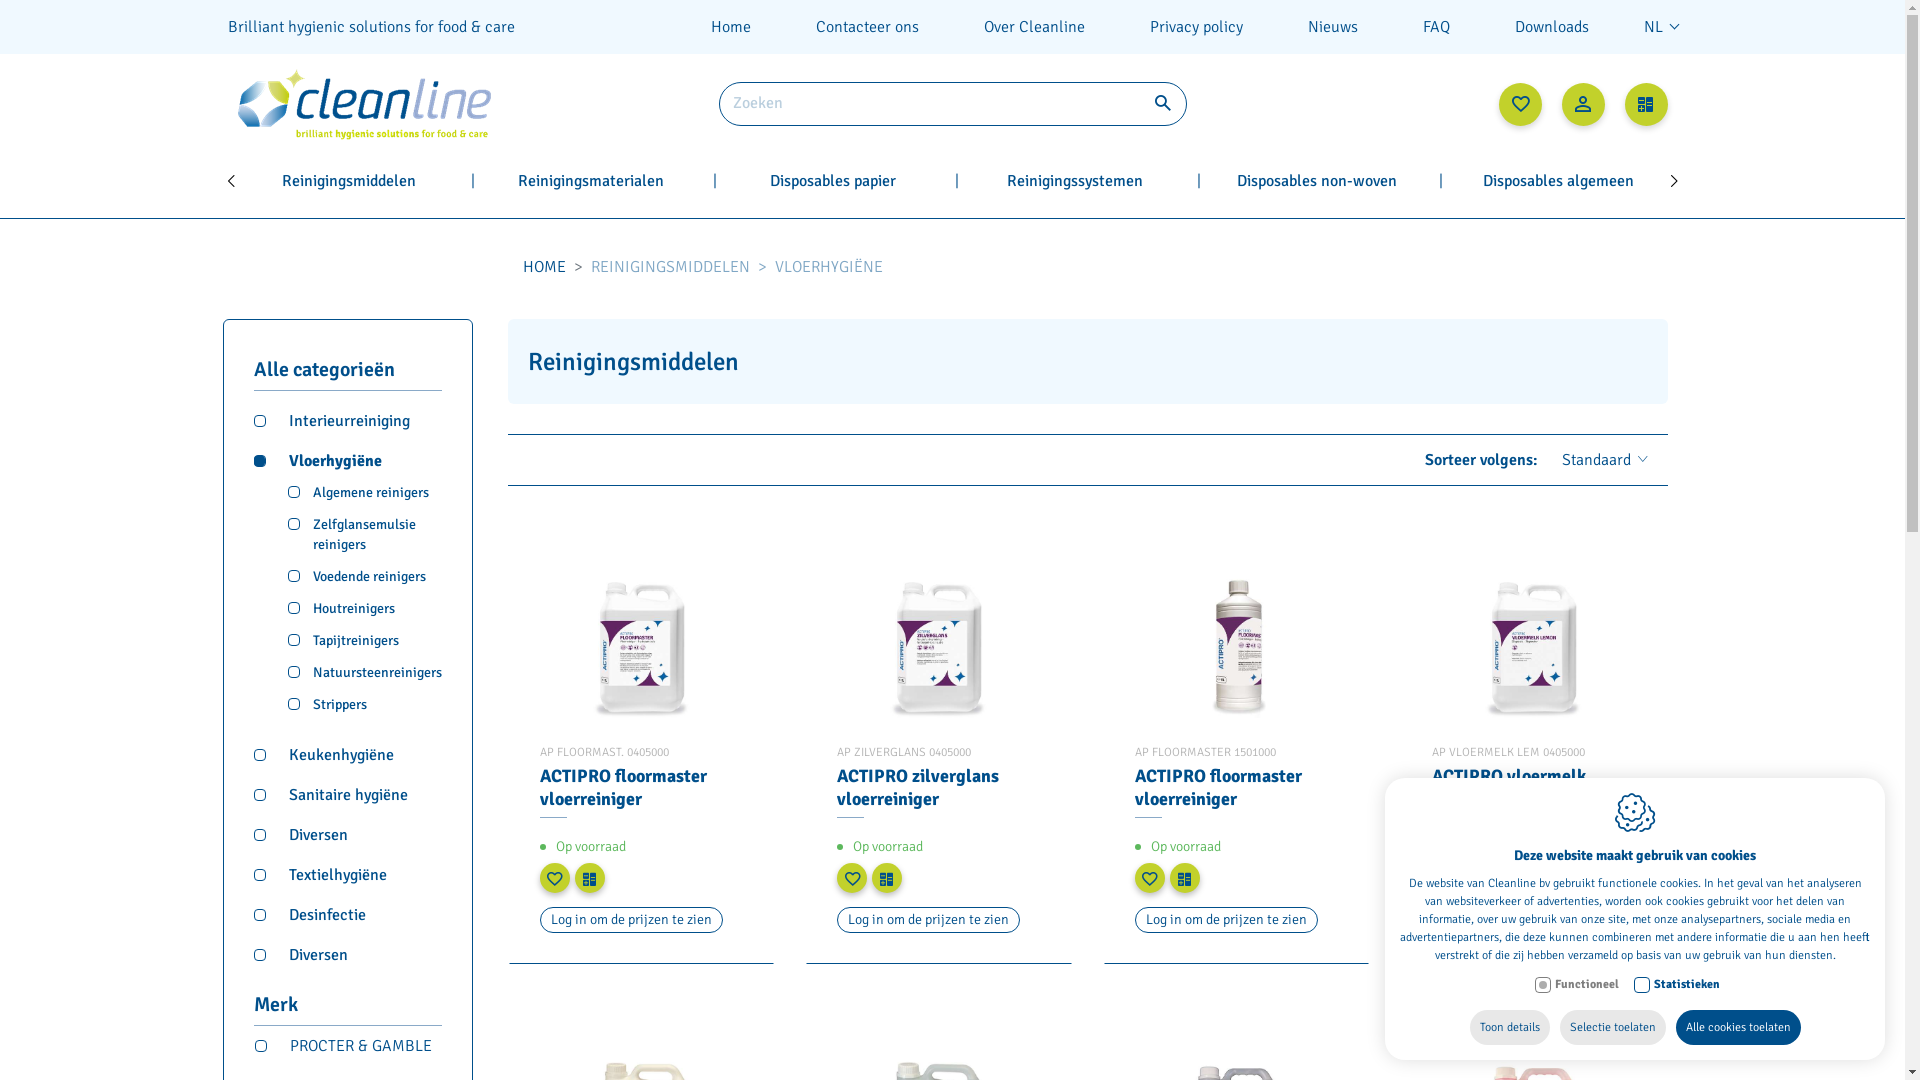 The image size is (1920, 1080). I want to click on 'HOME', so click(543, 265).